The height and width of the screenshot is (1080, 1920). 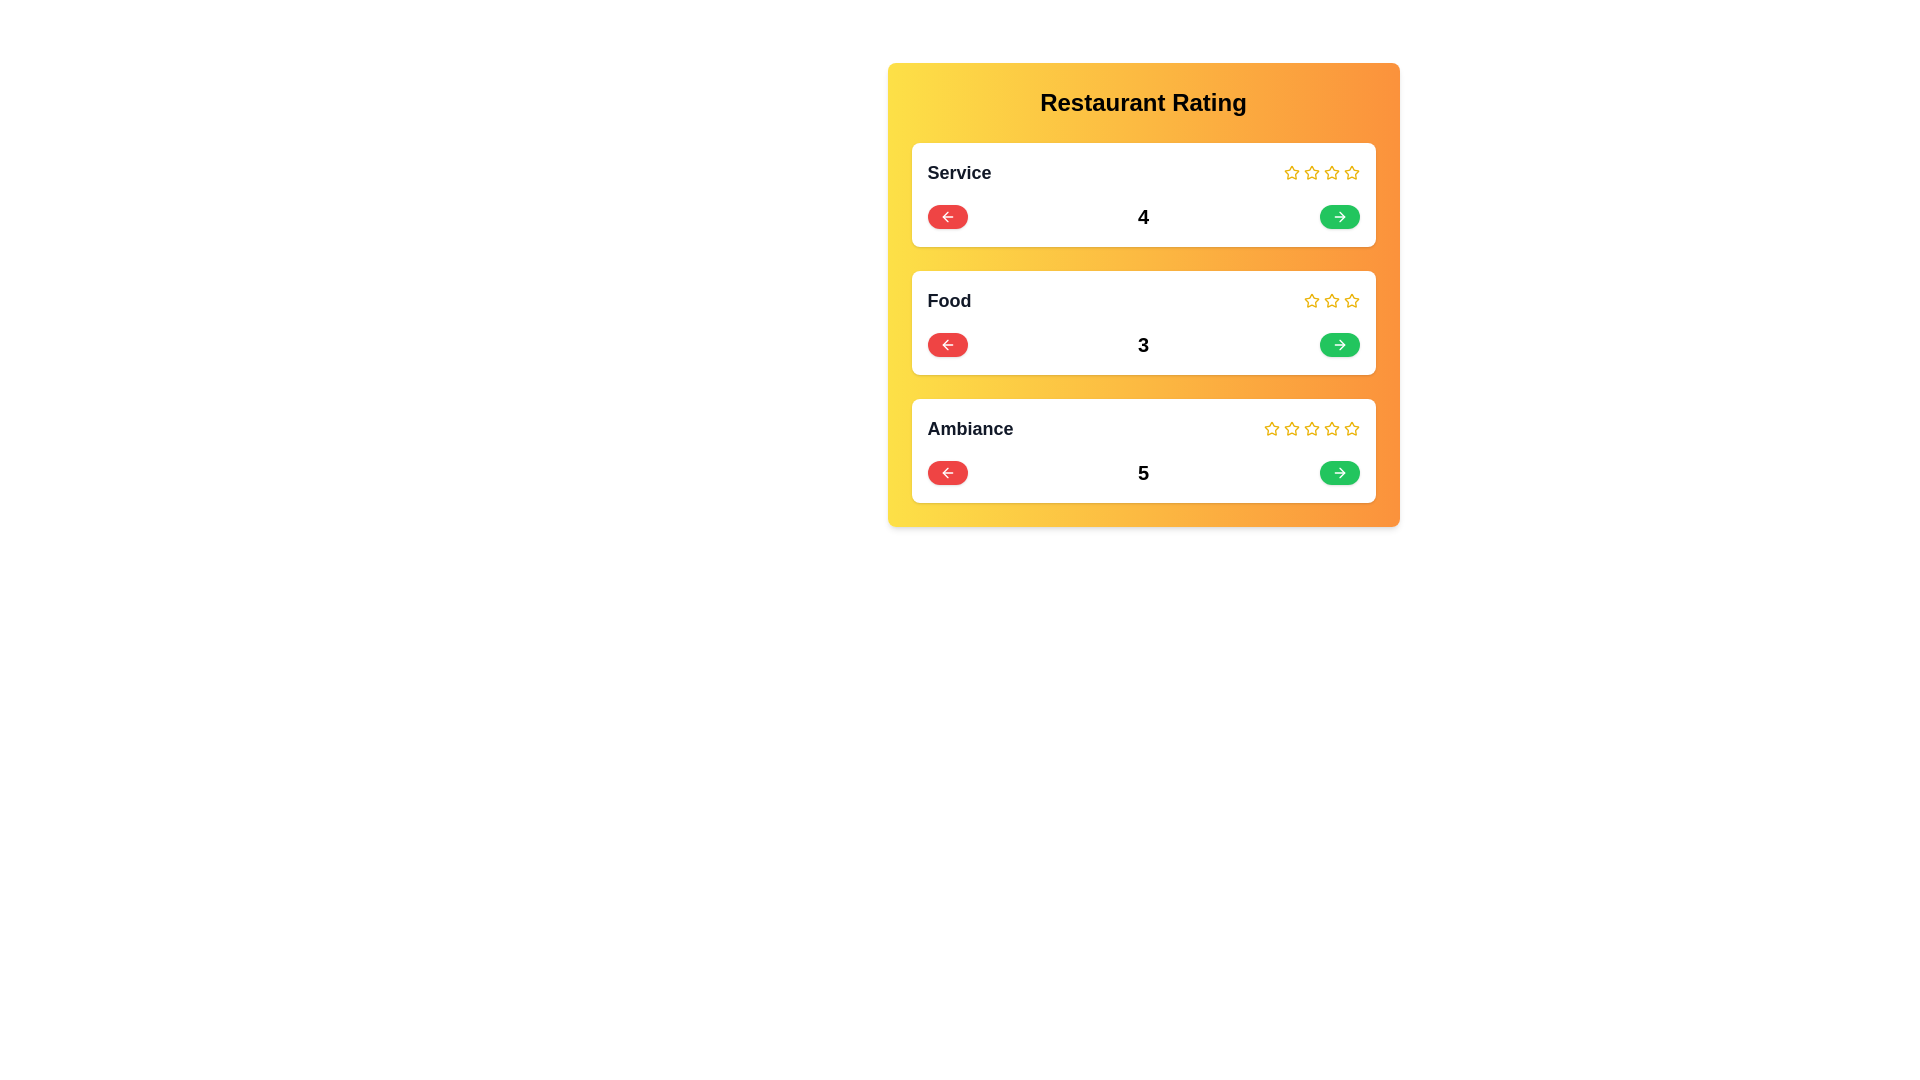 I want to click on the fifth star icon in the rating system located within the 'Food' card to set or indicate a rating value, so click(x=1351, y=300).